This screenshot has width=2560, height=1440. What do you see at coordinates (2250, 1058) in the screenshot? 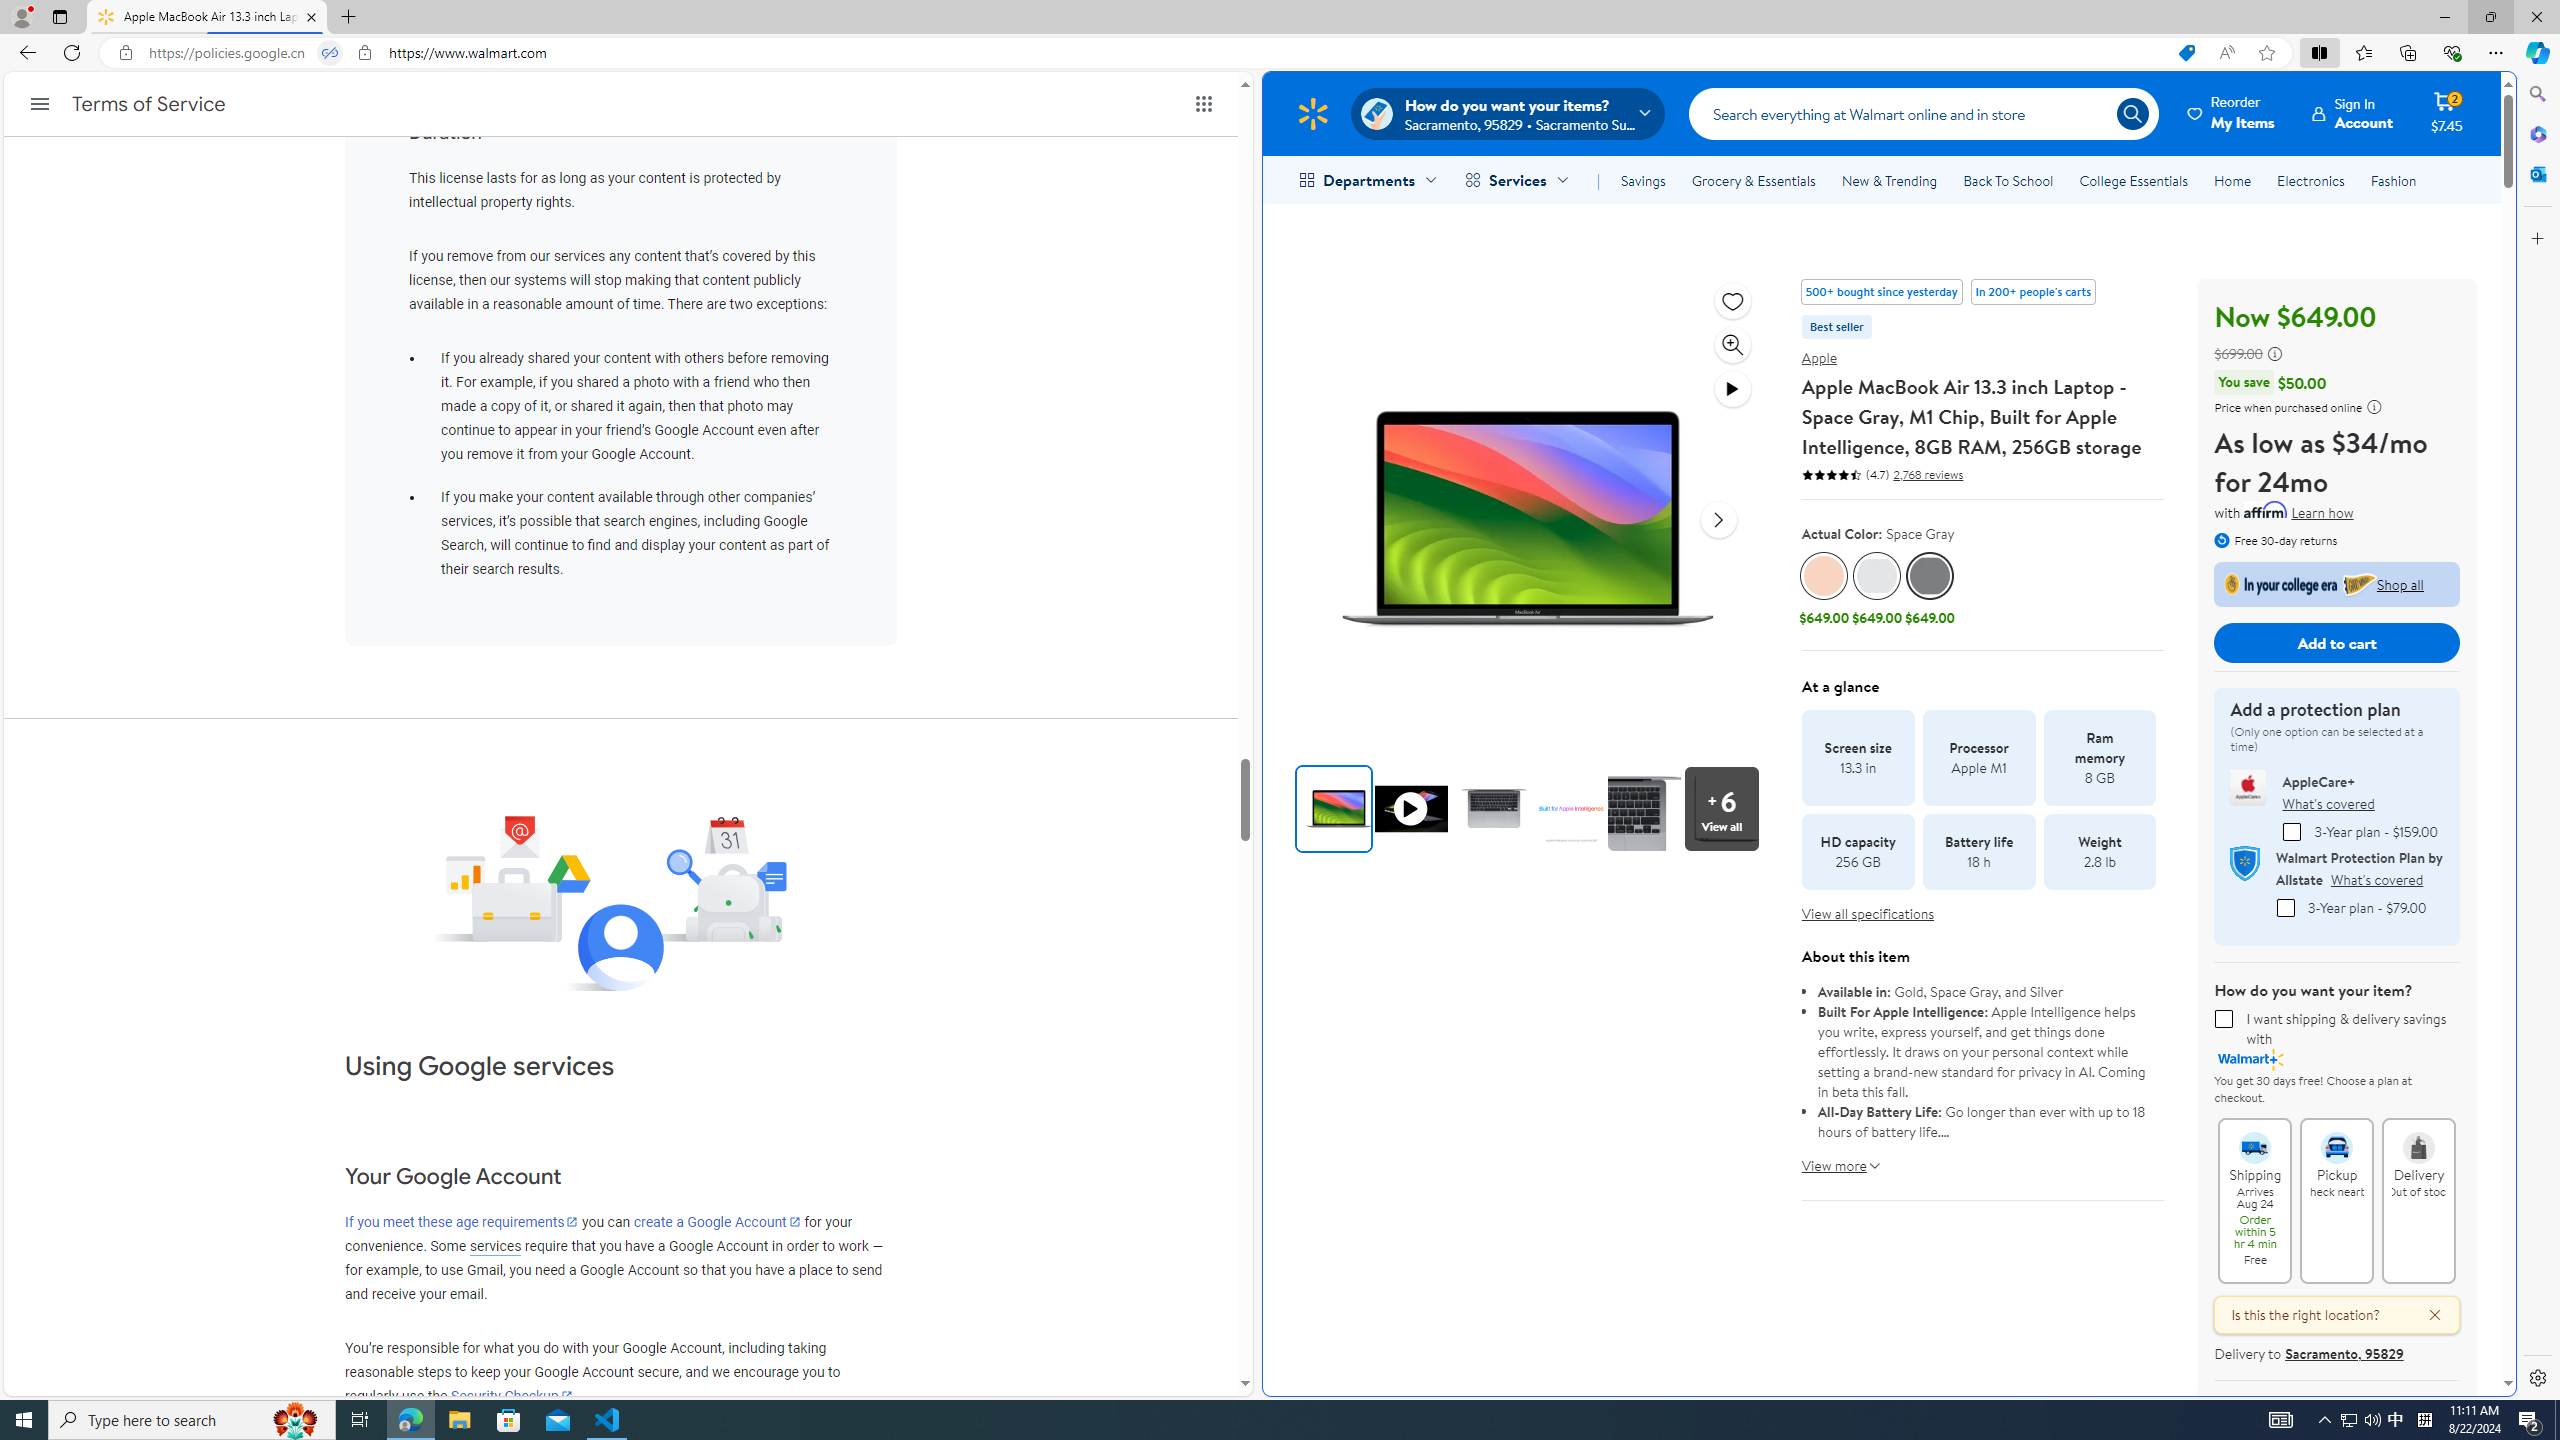
I see `'Walmart plus'` at bounding box center [2250, 1058].